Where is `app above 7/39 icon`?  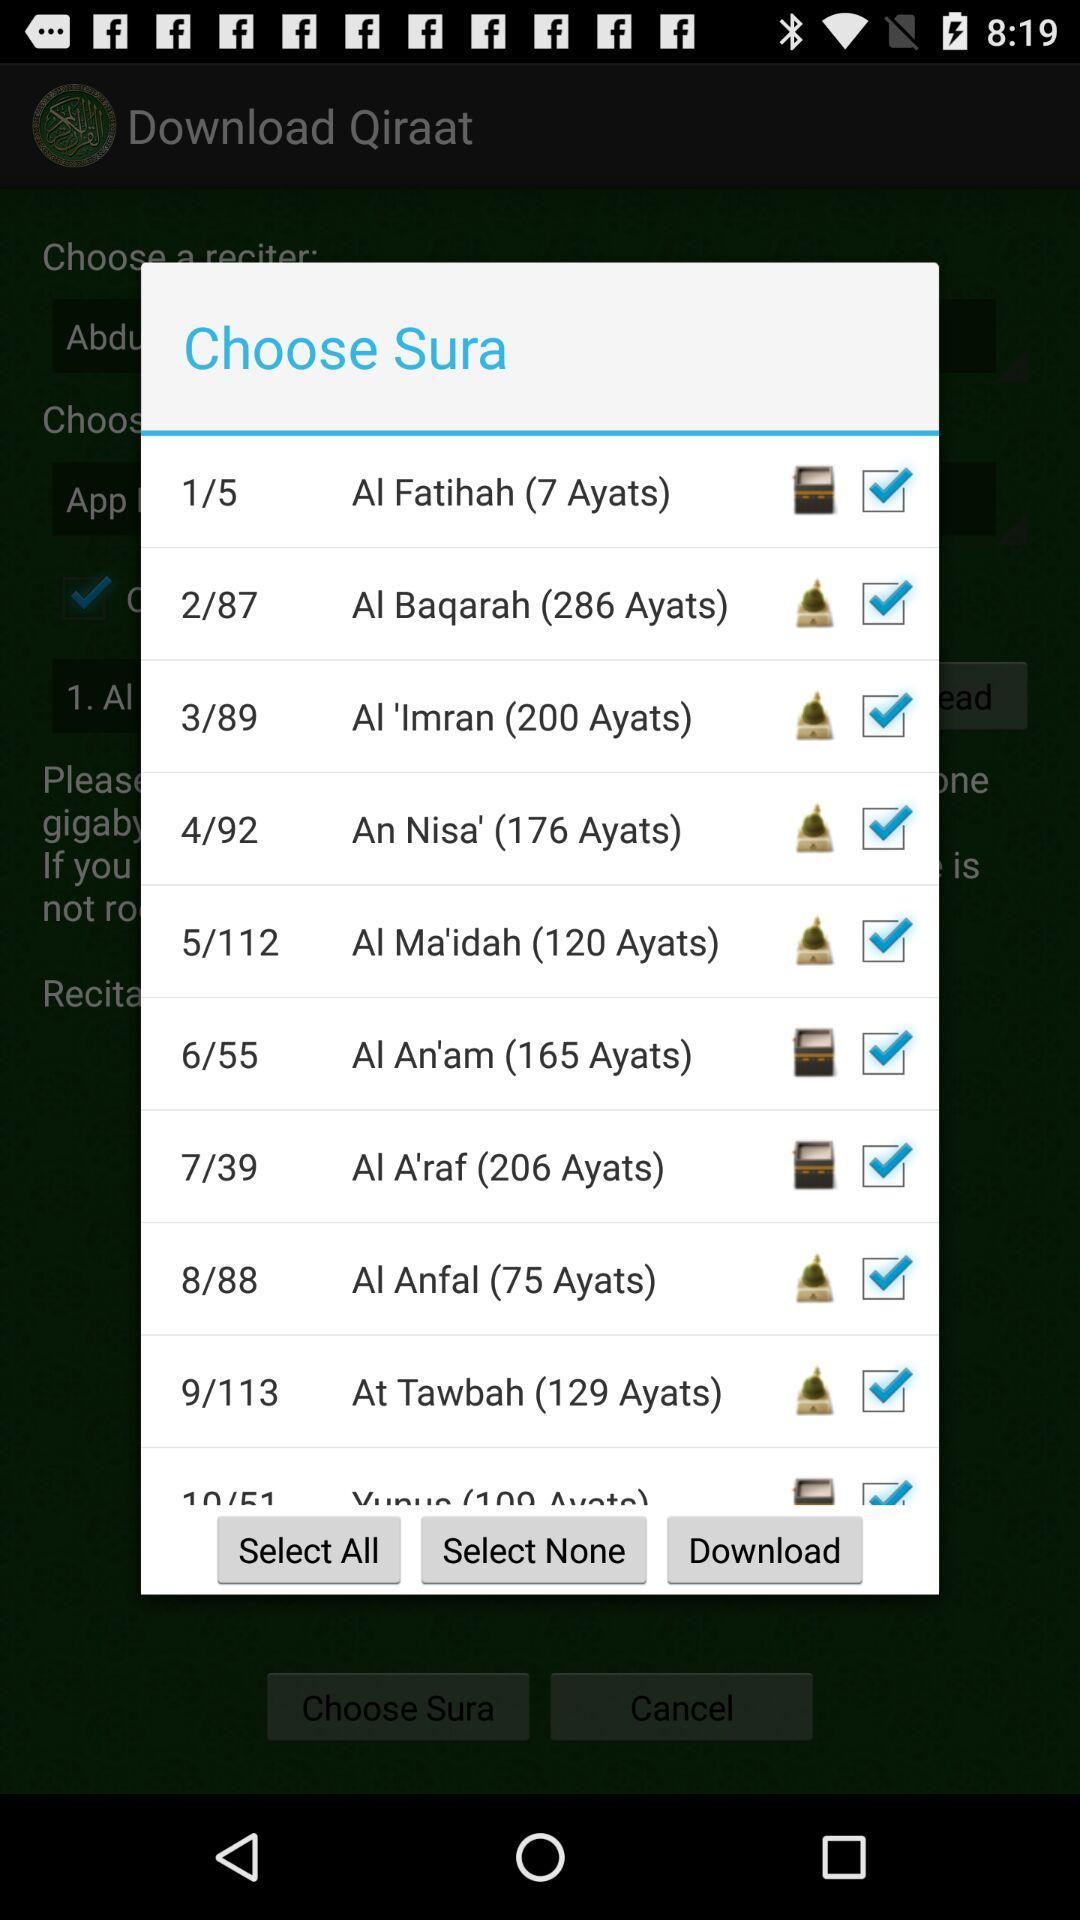
app above 7/39 icon is located at coordinates (252, 1052).